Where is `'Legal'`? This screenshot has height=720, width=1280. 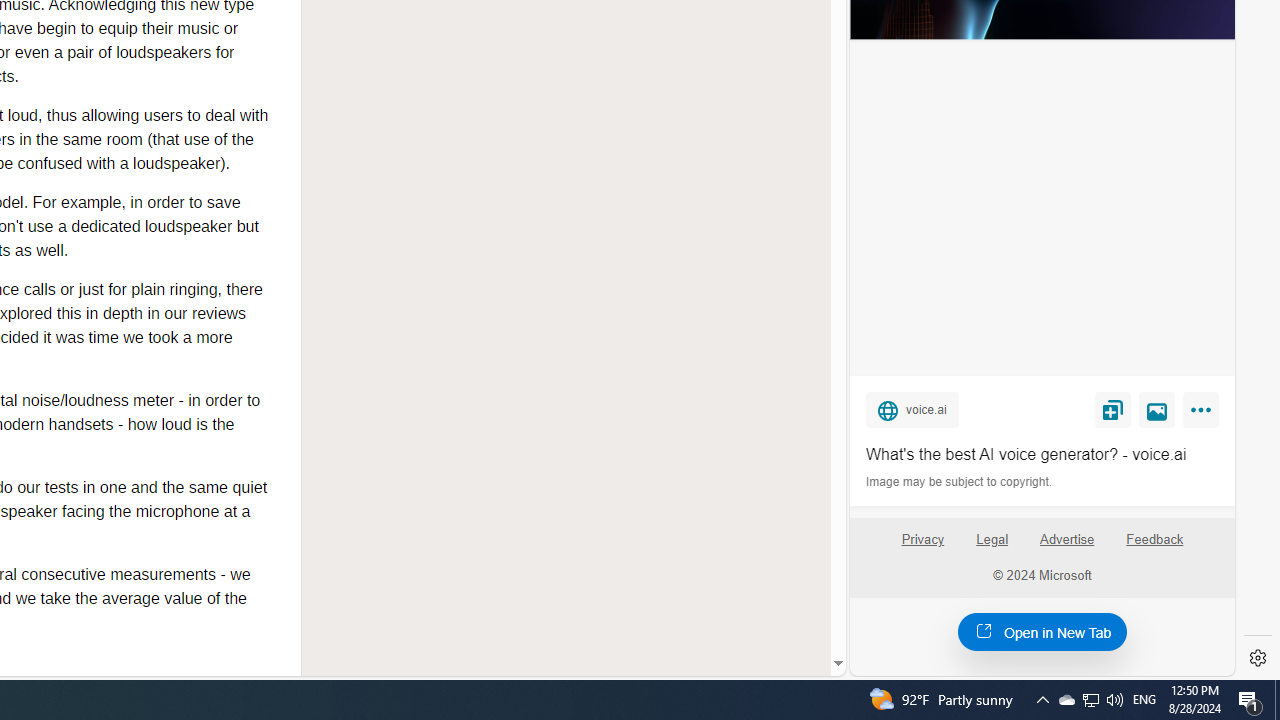
'Legal' is located at coordinates (992, 547).